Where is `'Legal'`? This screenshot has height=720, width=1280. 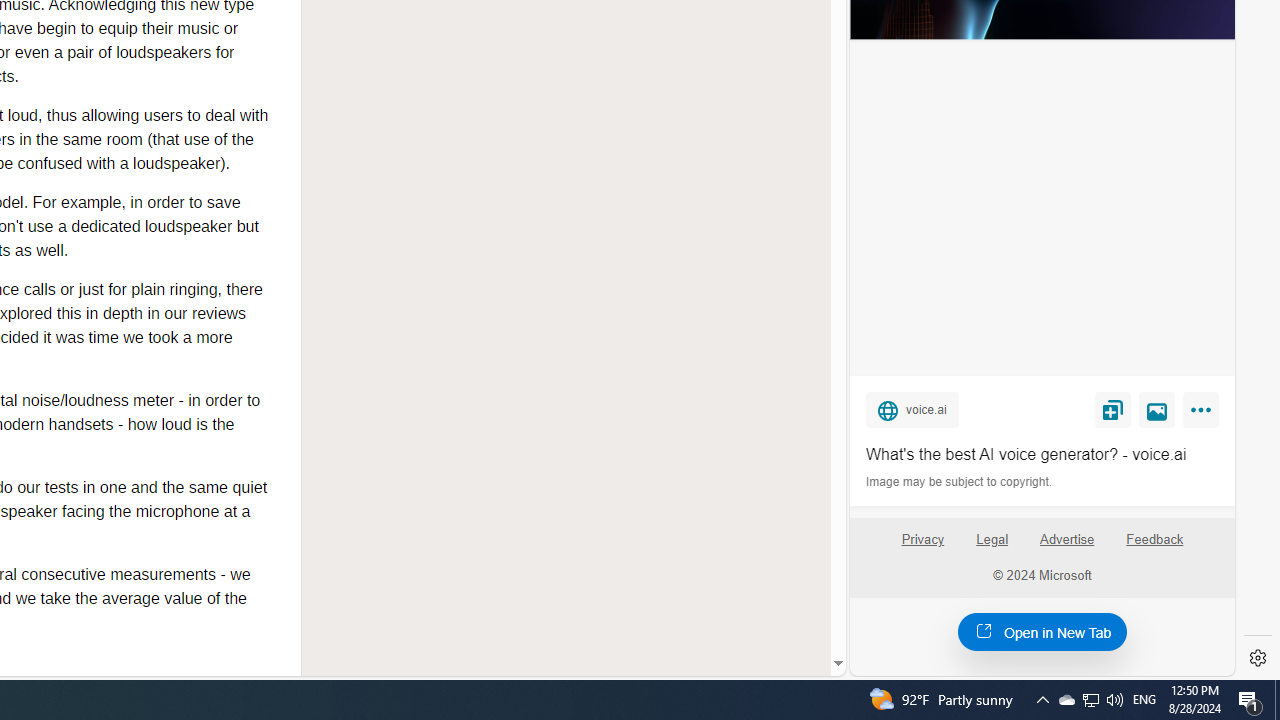
'Legal' is located at coordinates (992, 547).